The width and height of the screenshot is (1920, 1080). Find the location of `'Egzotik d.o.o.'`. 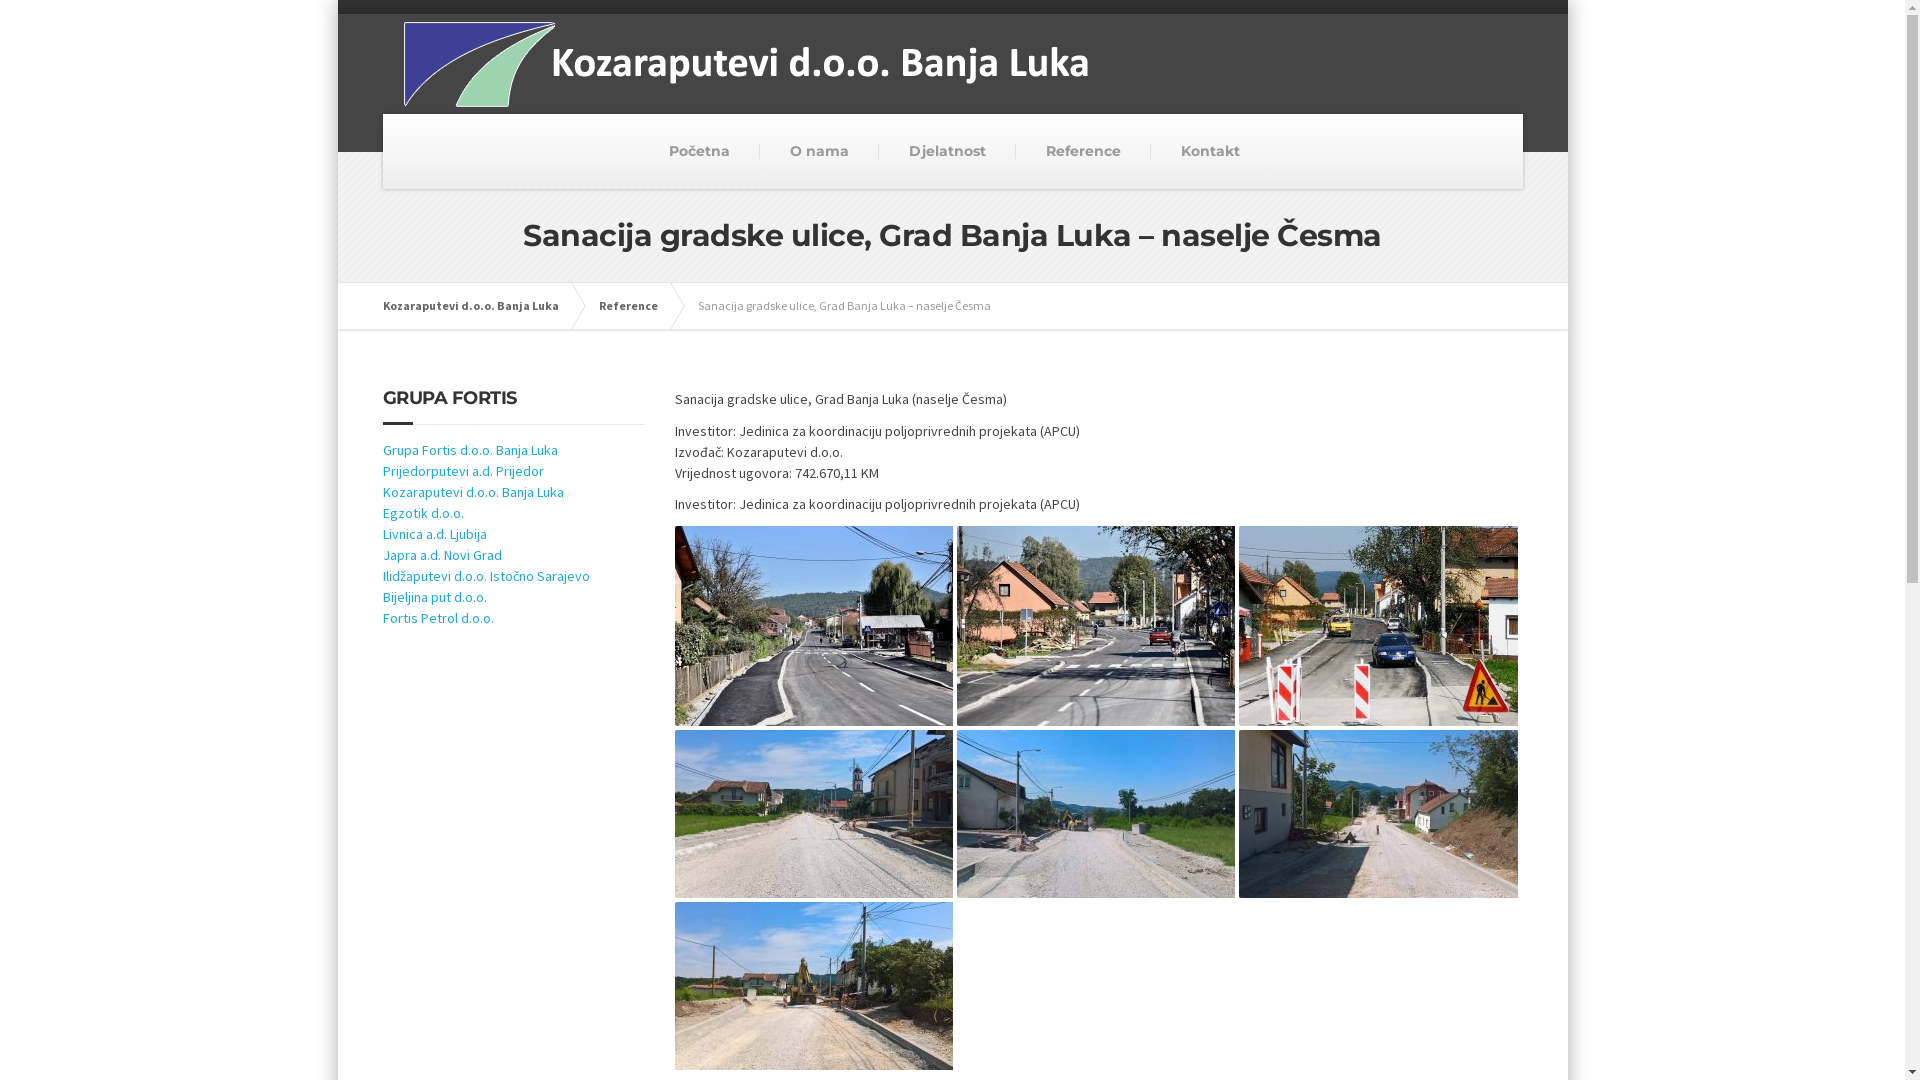

'Egzotik d.o.o.' is located at coordinates (421, 512).